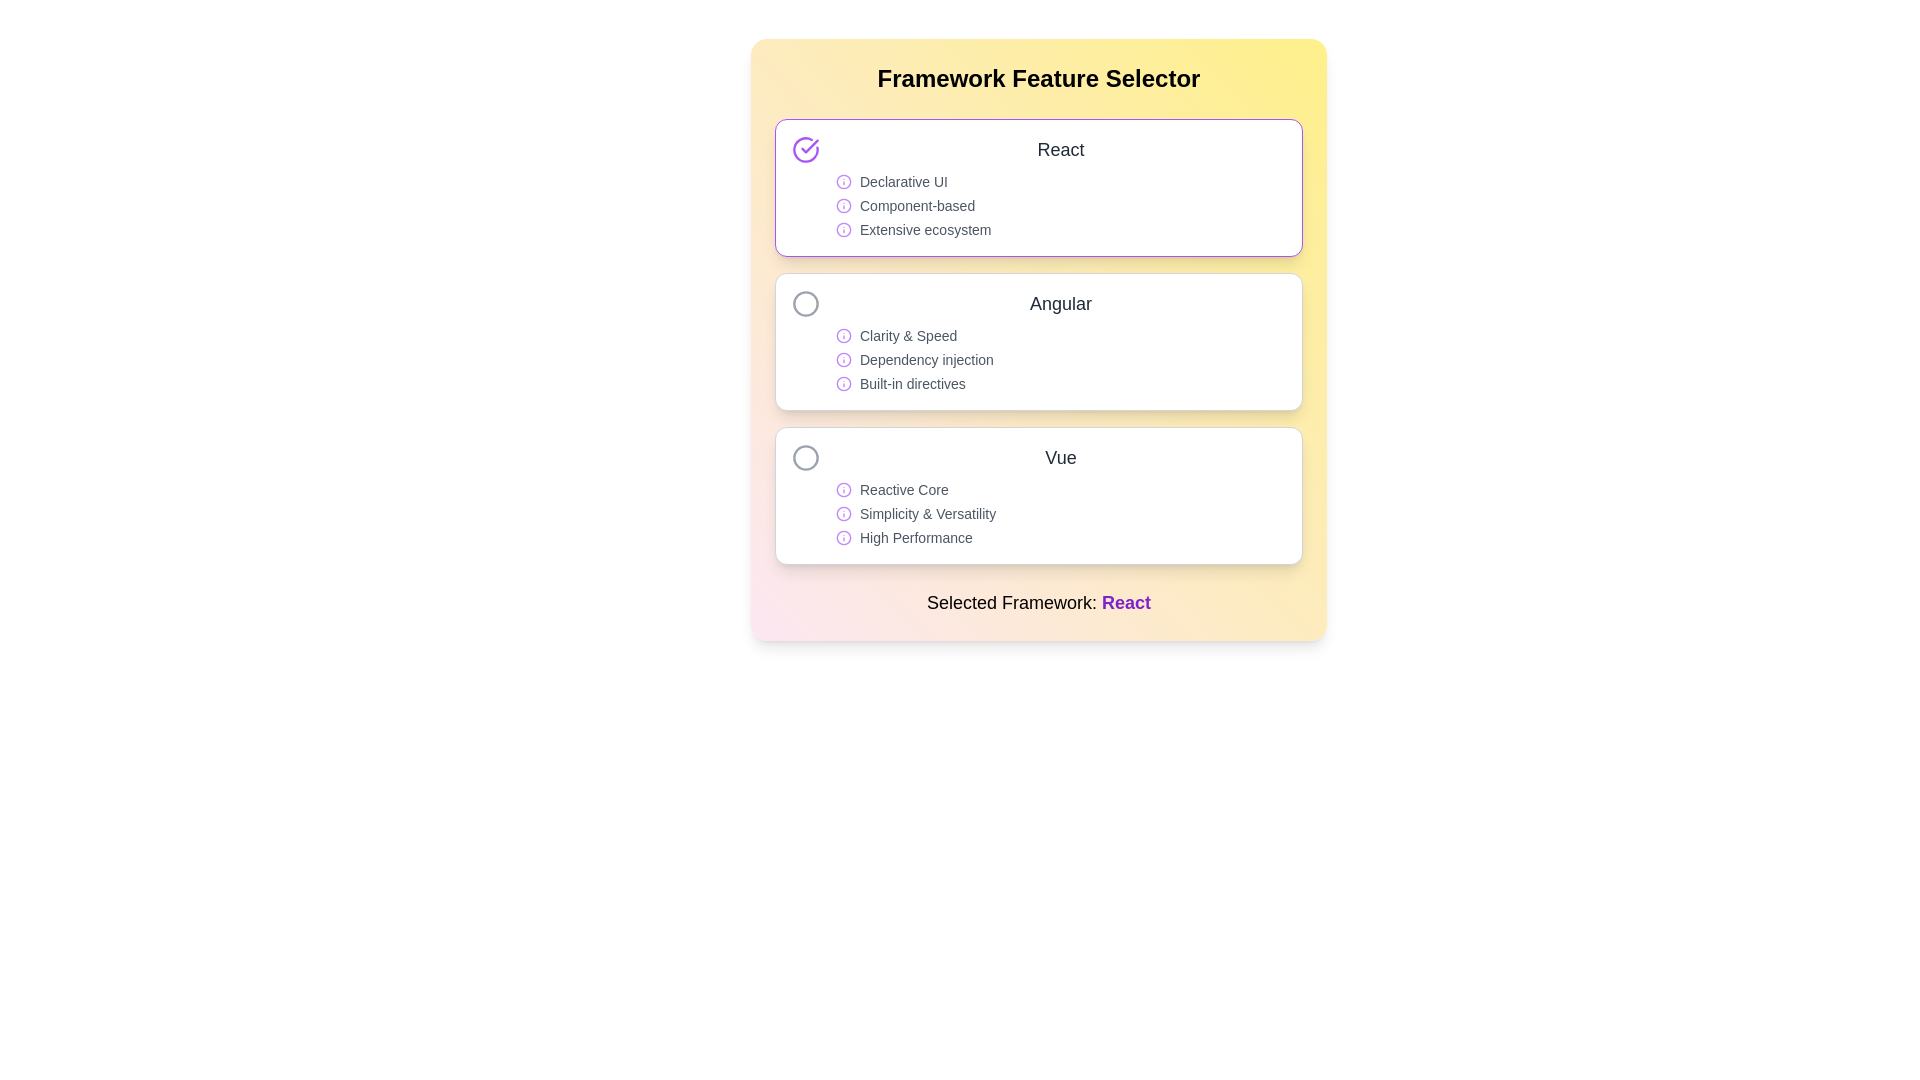 The height and width of the screenshot is (1080, 1920). What do you see at coordinates (1059, 358) in the screenshot?
I see `one of the information icons in the bulleted list of the Angular card for additional details` at bounding box center [1059, 358].